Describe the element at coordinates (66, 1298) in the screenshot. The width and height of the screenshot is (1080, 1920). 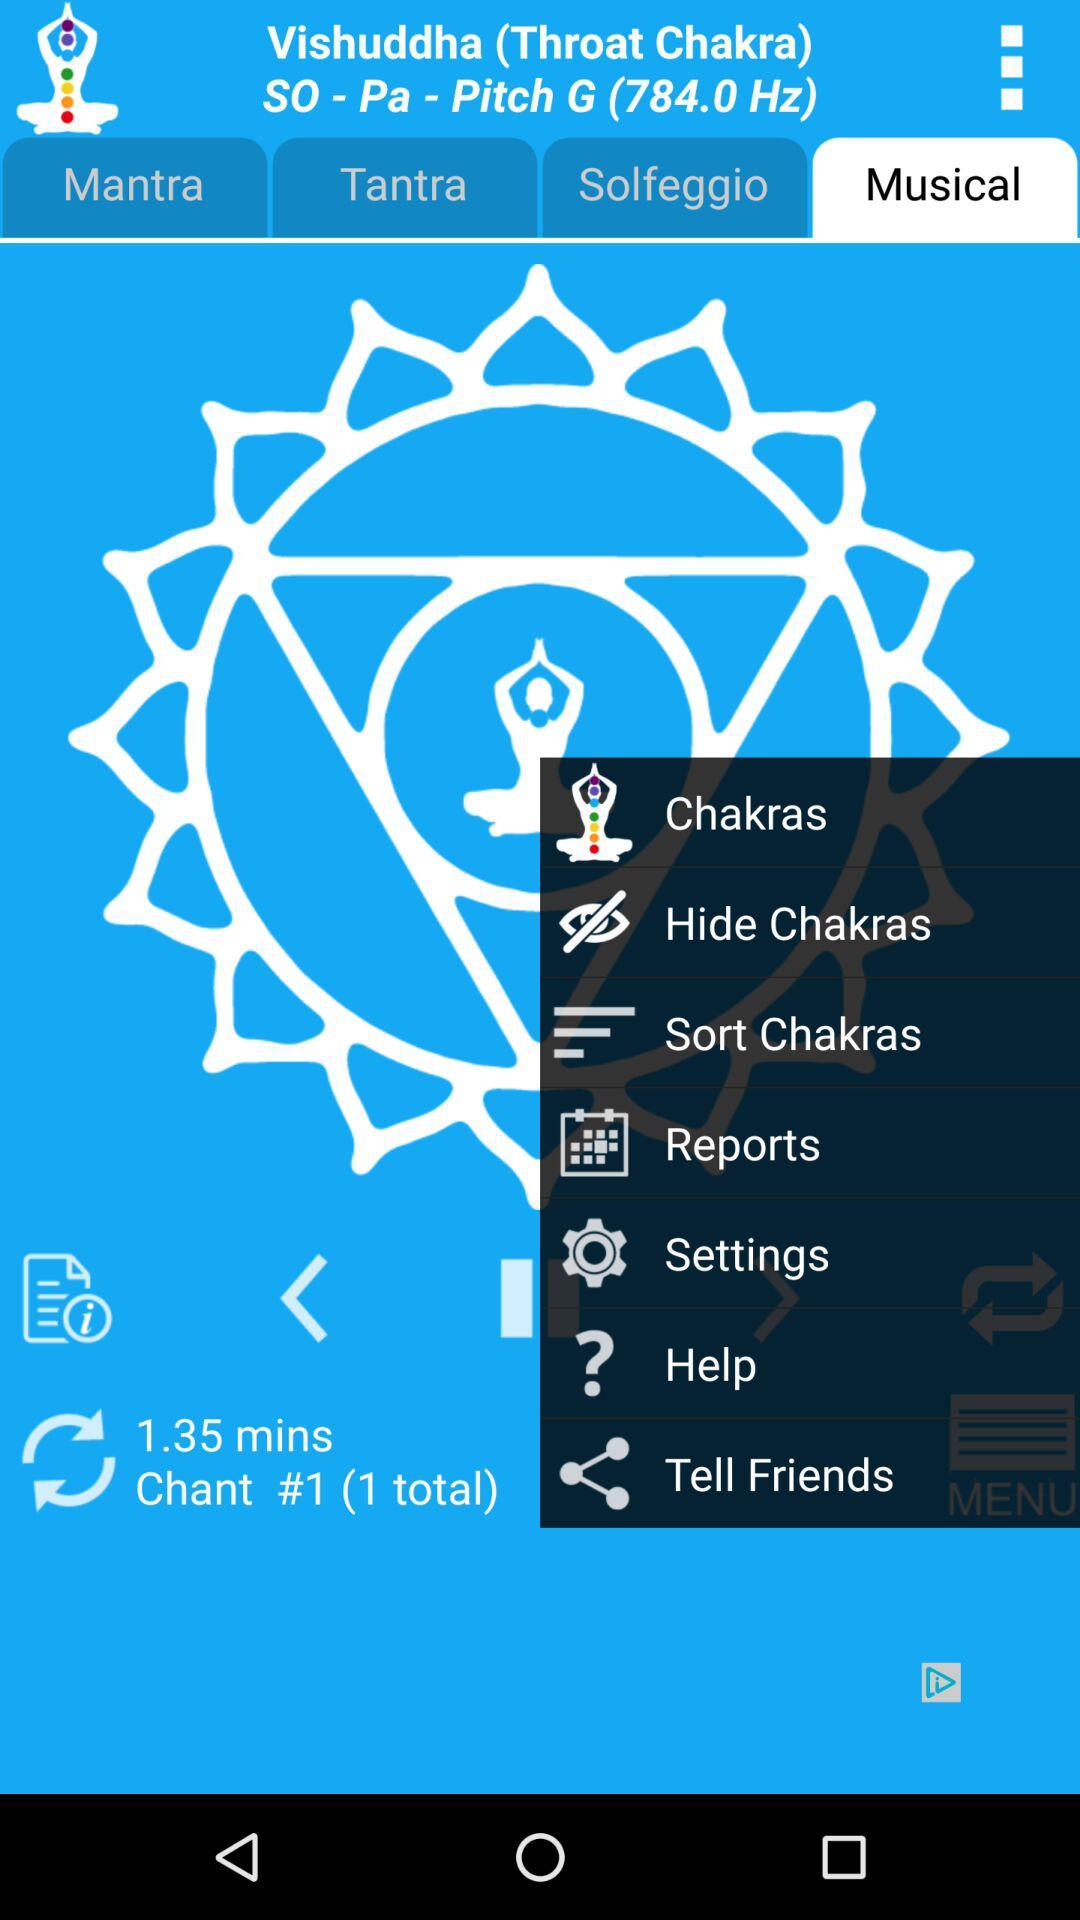
I see `twitter` at that location.